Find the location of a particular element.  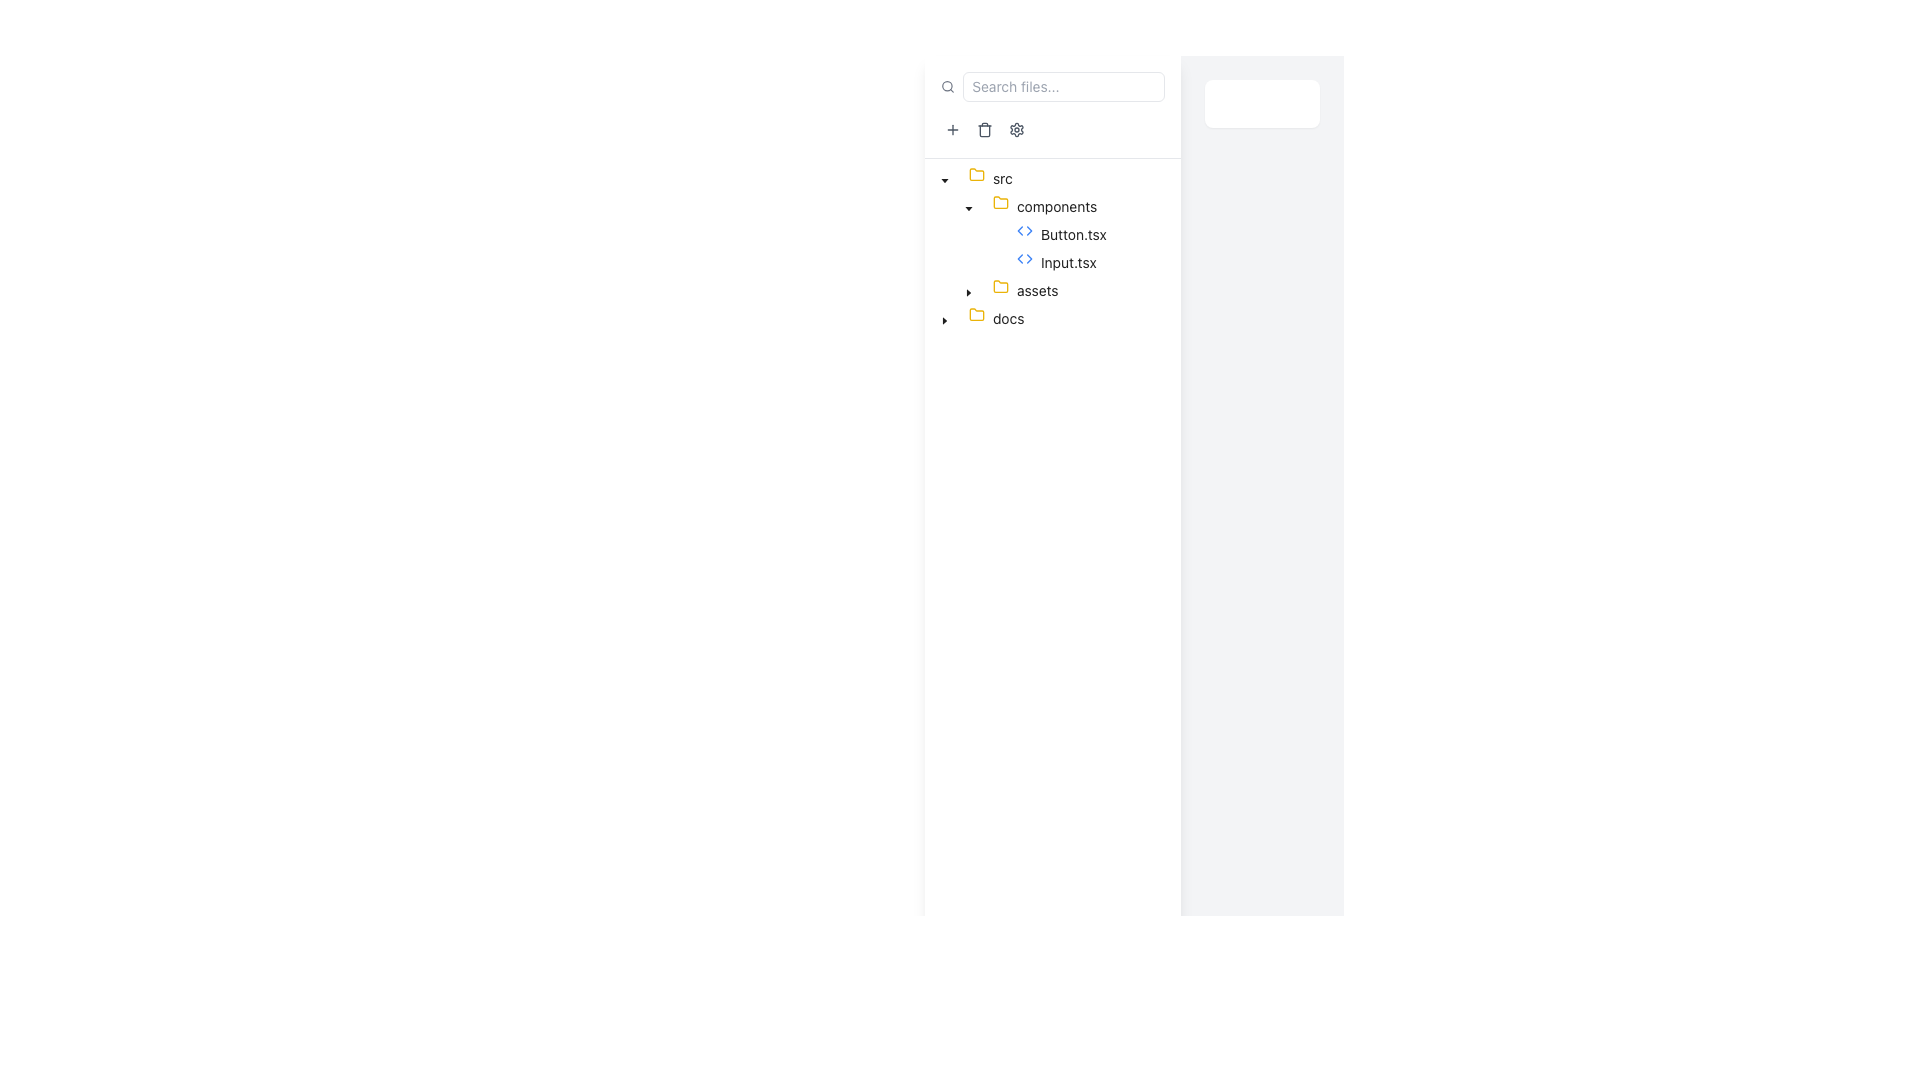

blue code symbol icon resembling angular brackets next to the label 'Input.tsx' for developer tools is located at coordinates (1028, 261).